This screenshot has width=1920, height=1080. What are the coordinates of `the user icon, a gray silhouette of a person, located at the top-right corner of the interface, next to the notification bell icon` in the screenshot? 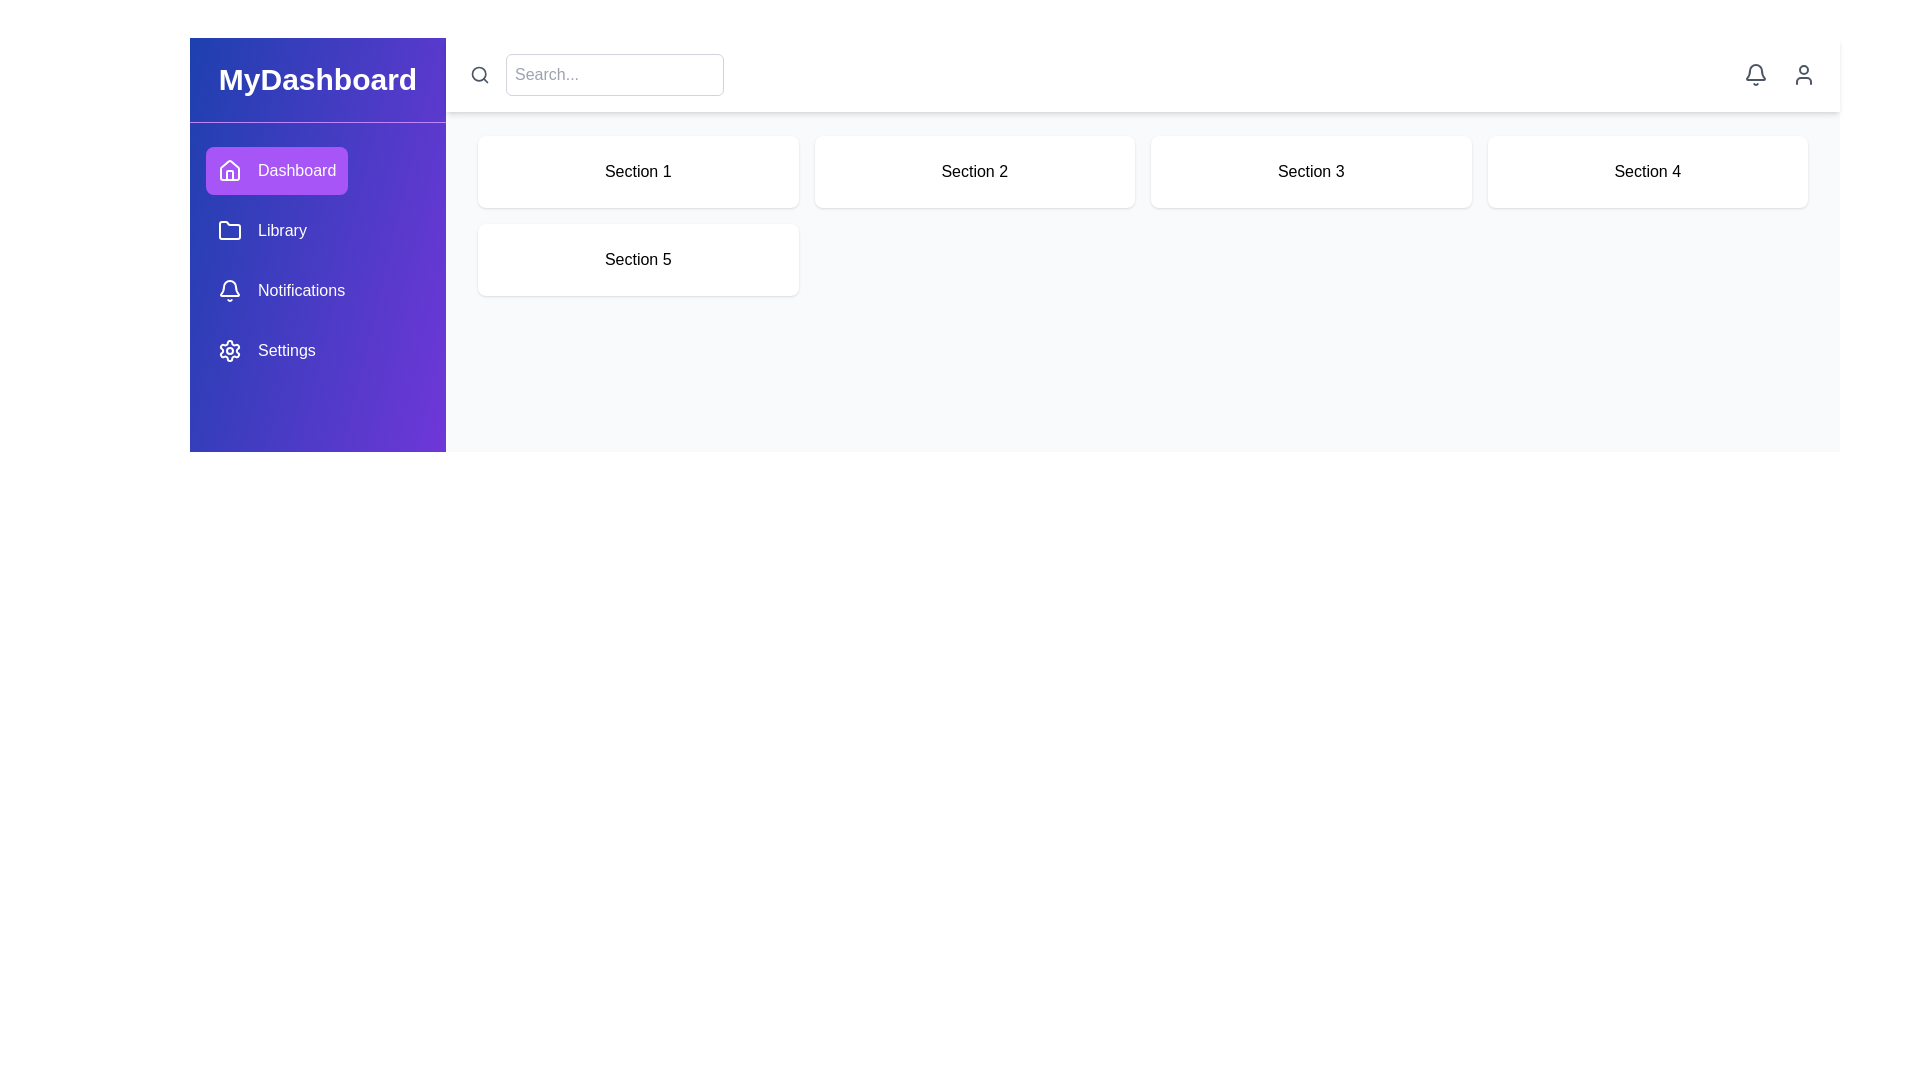 It's located at (1804, 73).